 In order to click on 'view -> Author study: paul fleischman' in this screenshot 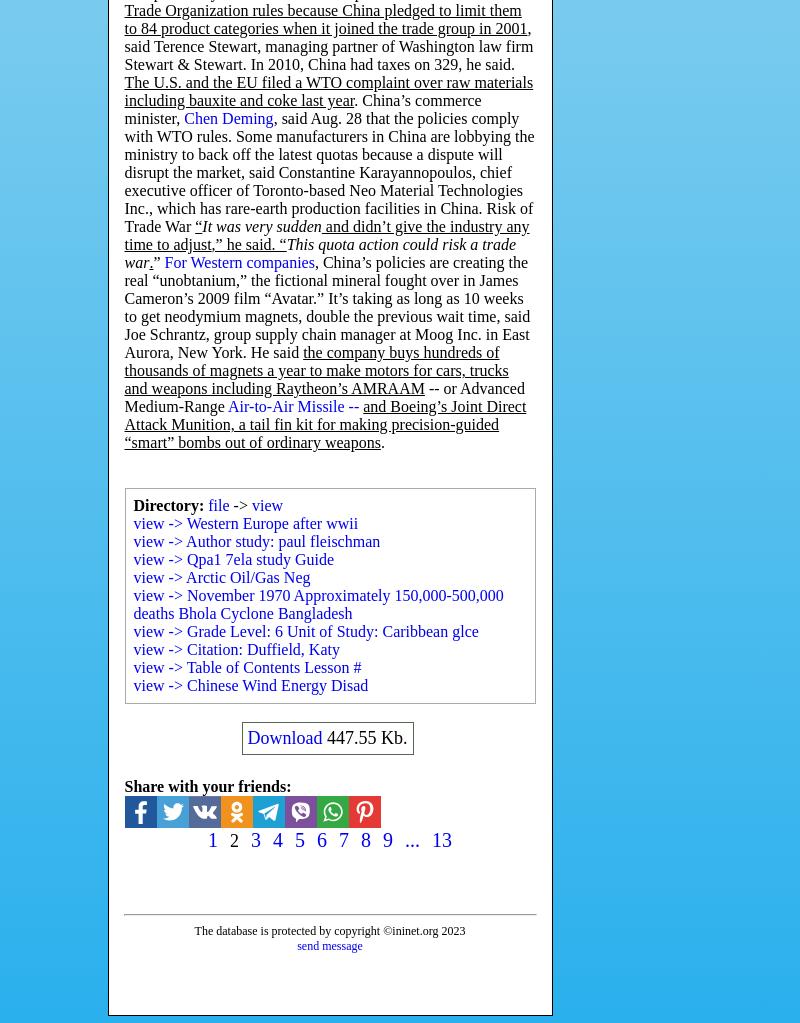, I will do `click(255, 540)`.